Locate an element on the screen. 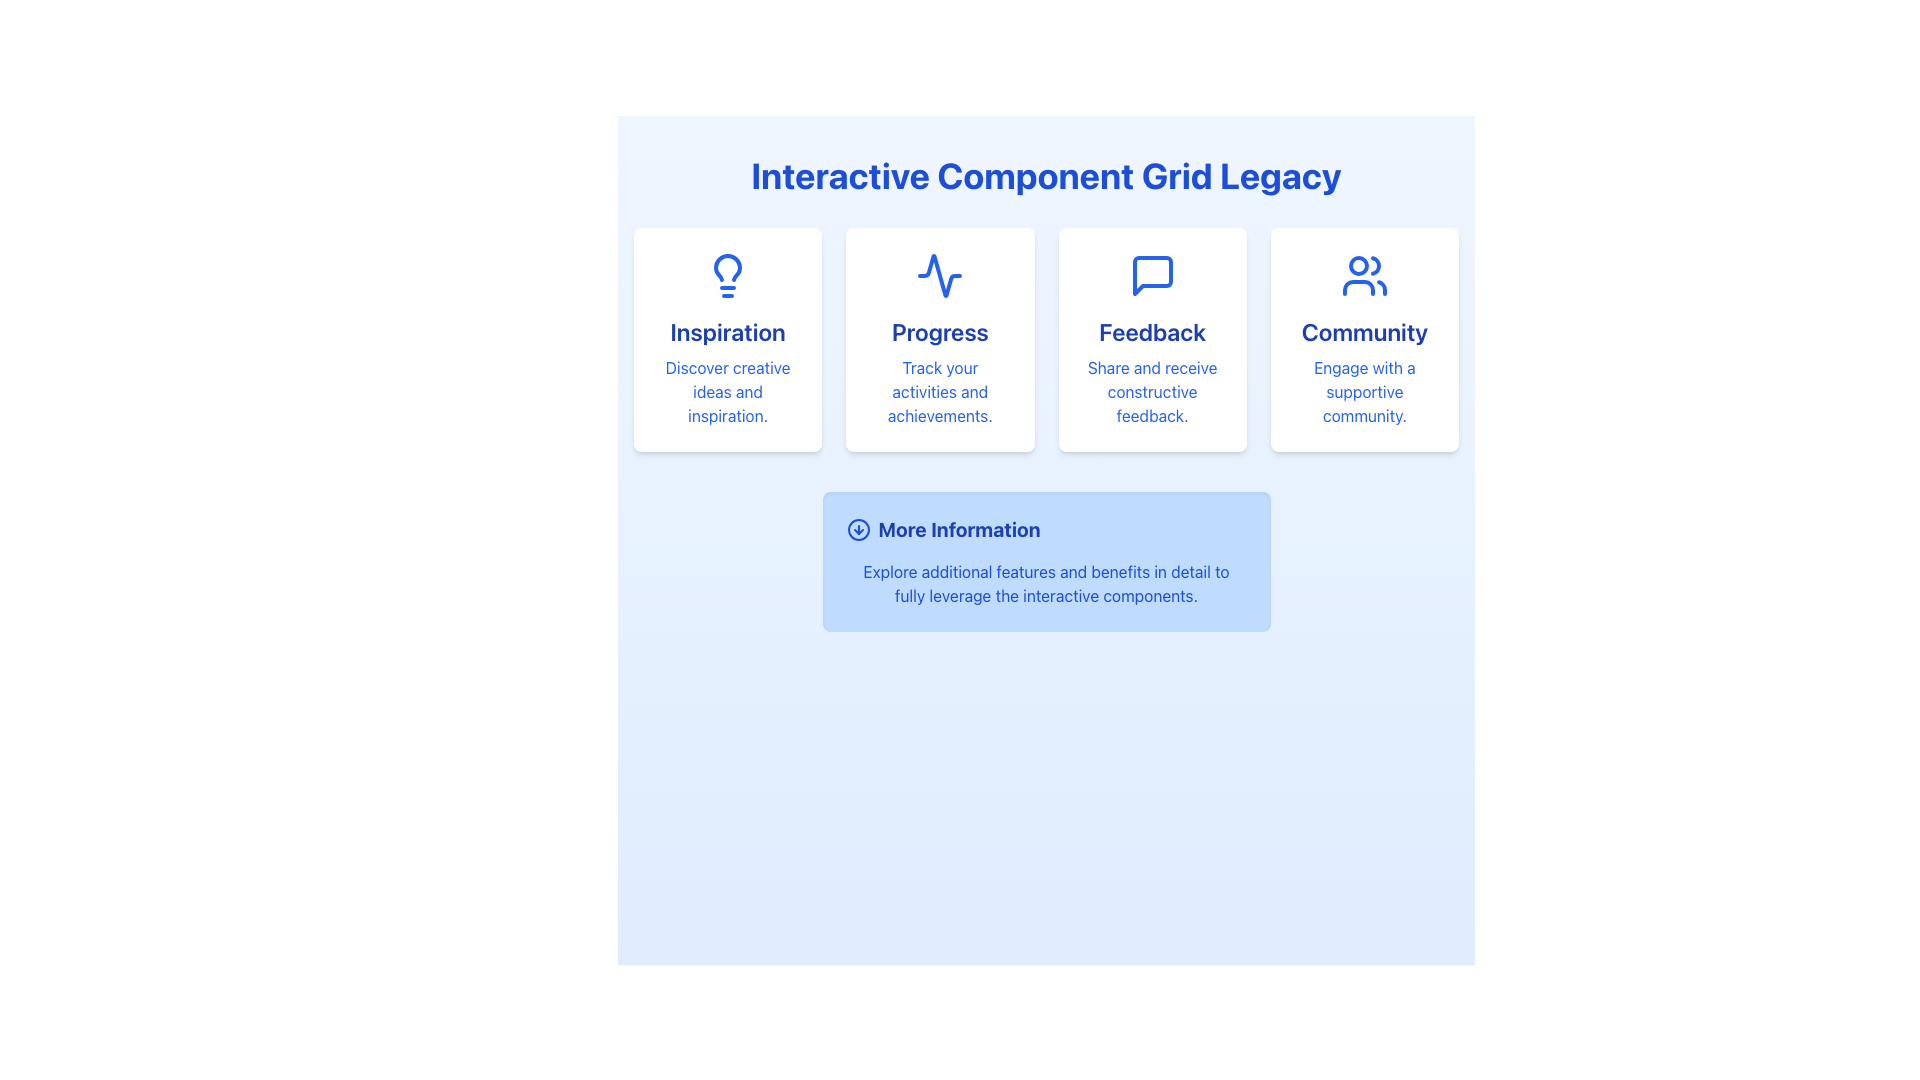  text content displayed in the text section styled in blue, centered within the 'Inspiration' card, which contains the text 'Discover creative ideas and inspiration.' is located at coordinates (727, 392).